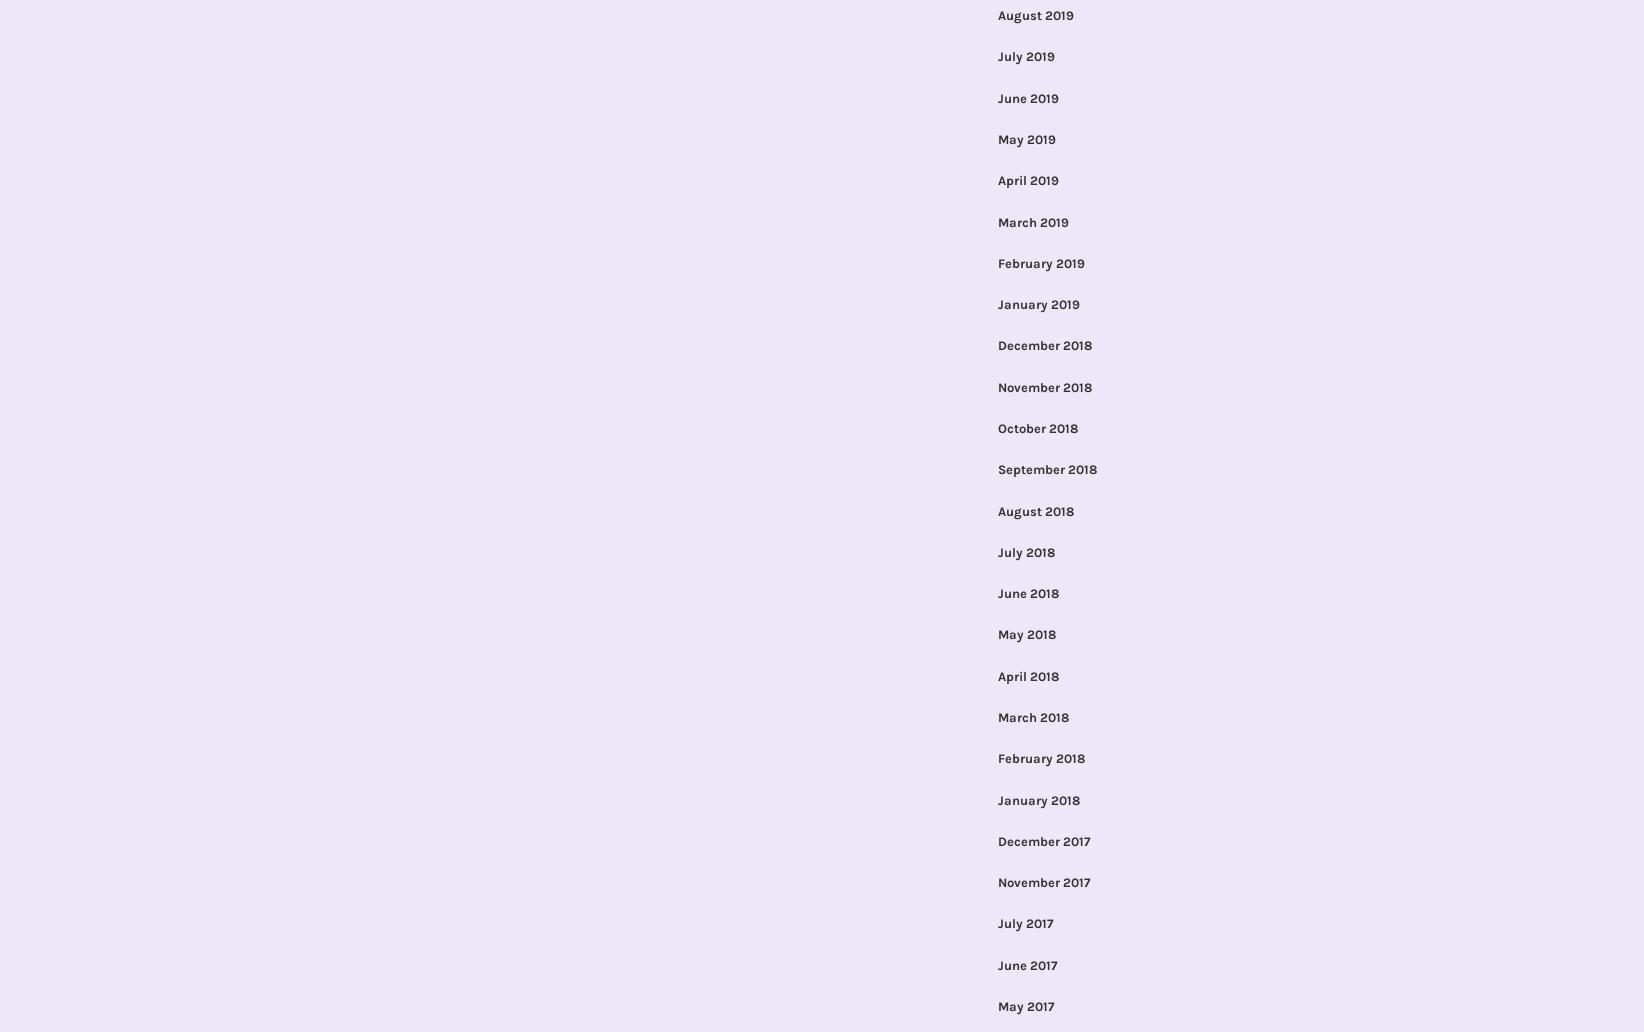 This screenshot has height=1032, width=1644. What do you see at coordinates (995, 138) in the screenshot?
I see `'May 2019'` at bounding box center [995, 138].